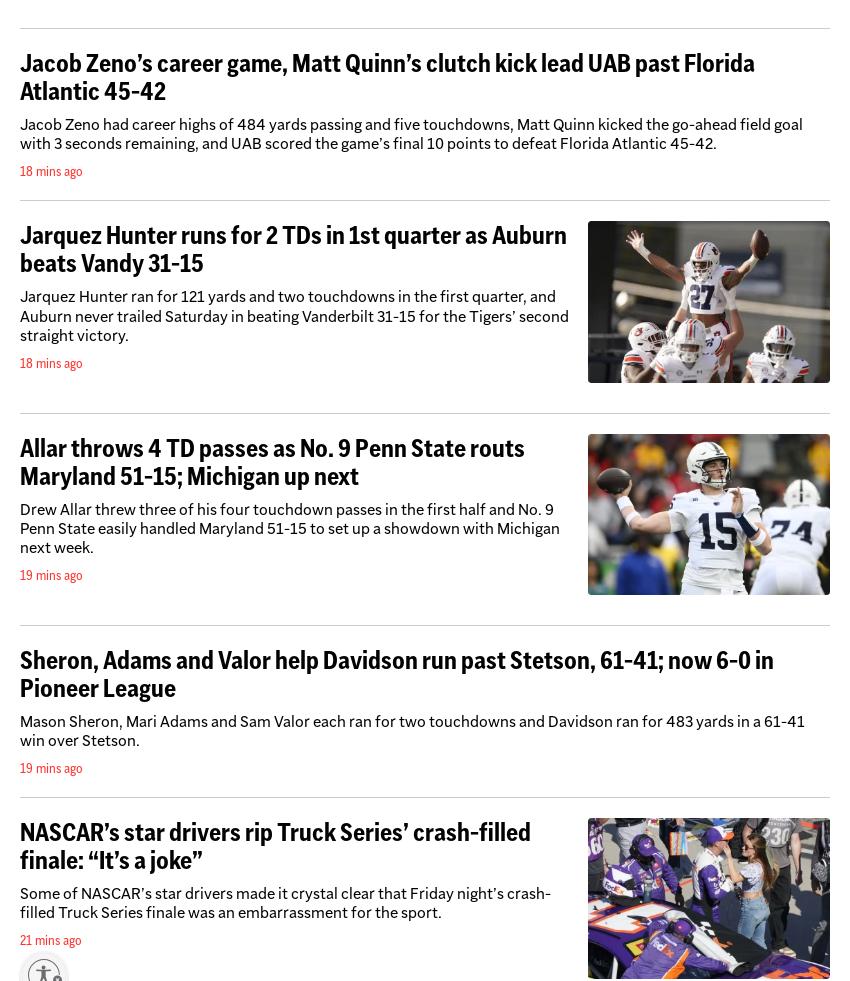 The width and height of the screenshot is (850, 981). What do you see at coordinates (18, 459) in the screenshot?
I see `'Allar throws 4 TD passes as No. 9 Penn State routs Maryland 51-15; Michigan up next'` at bounding box center [18, 459].